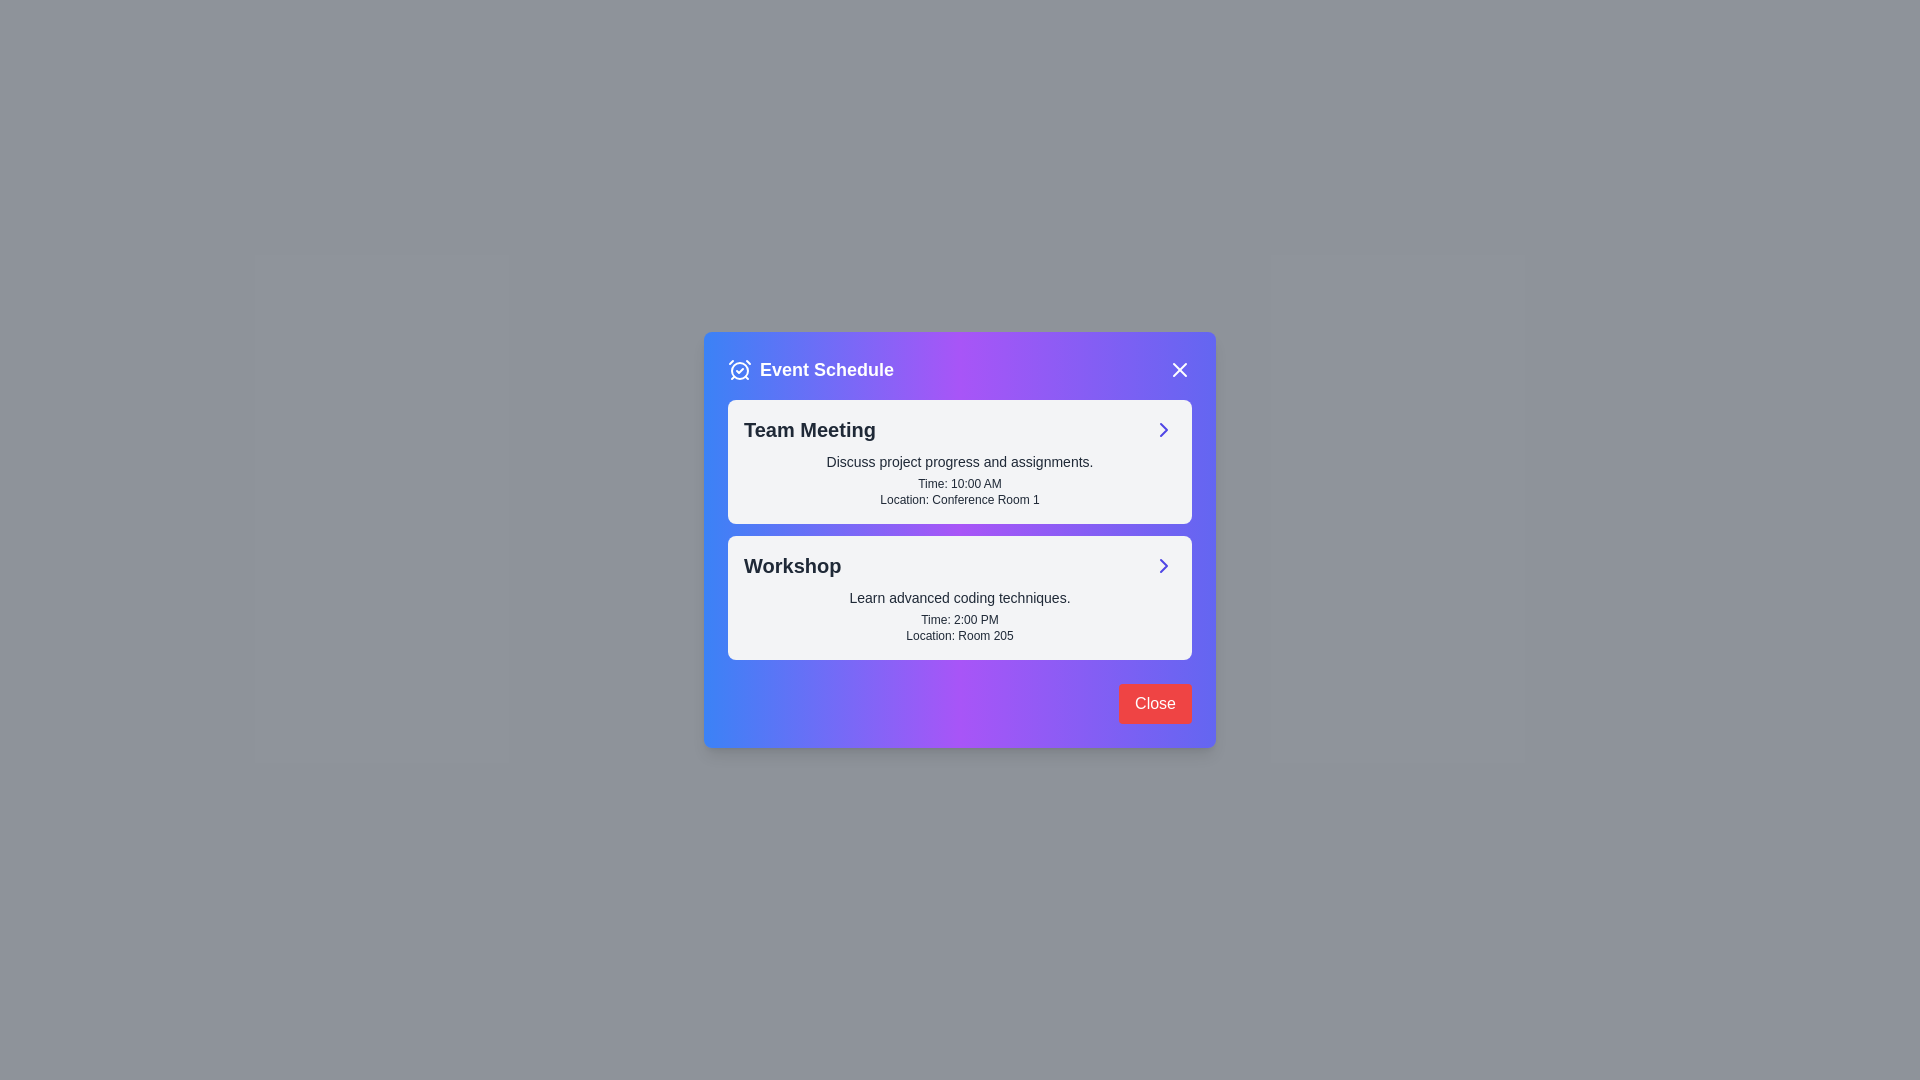 The image size is (1920, 1080). I want to click on the event Workshop by clicking on its corresponding area, so click(1163, 566).